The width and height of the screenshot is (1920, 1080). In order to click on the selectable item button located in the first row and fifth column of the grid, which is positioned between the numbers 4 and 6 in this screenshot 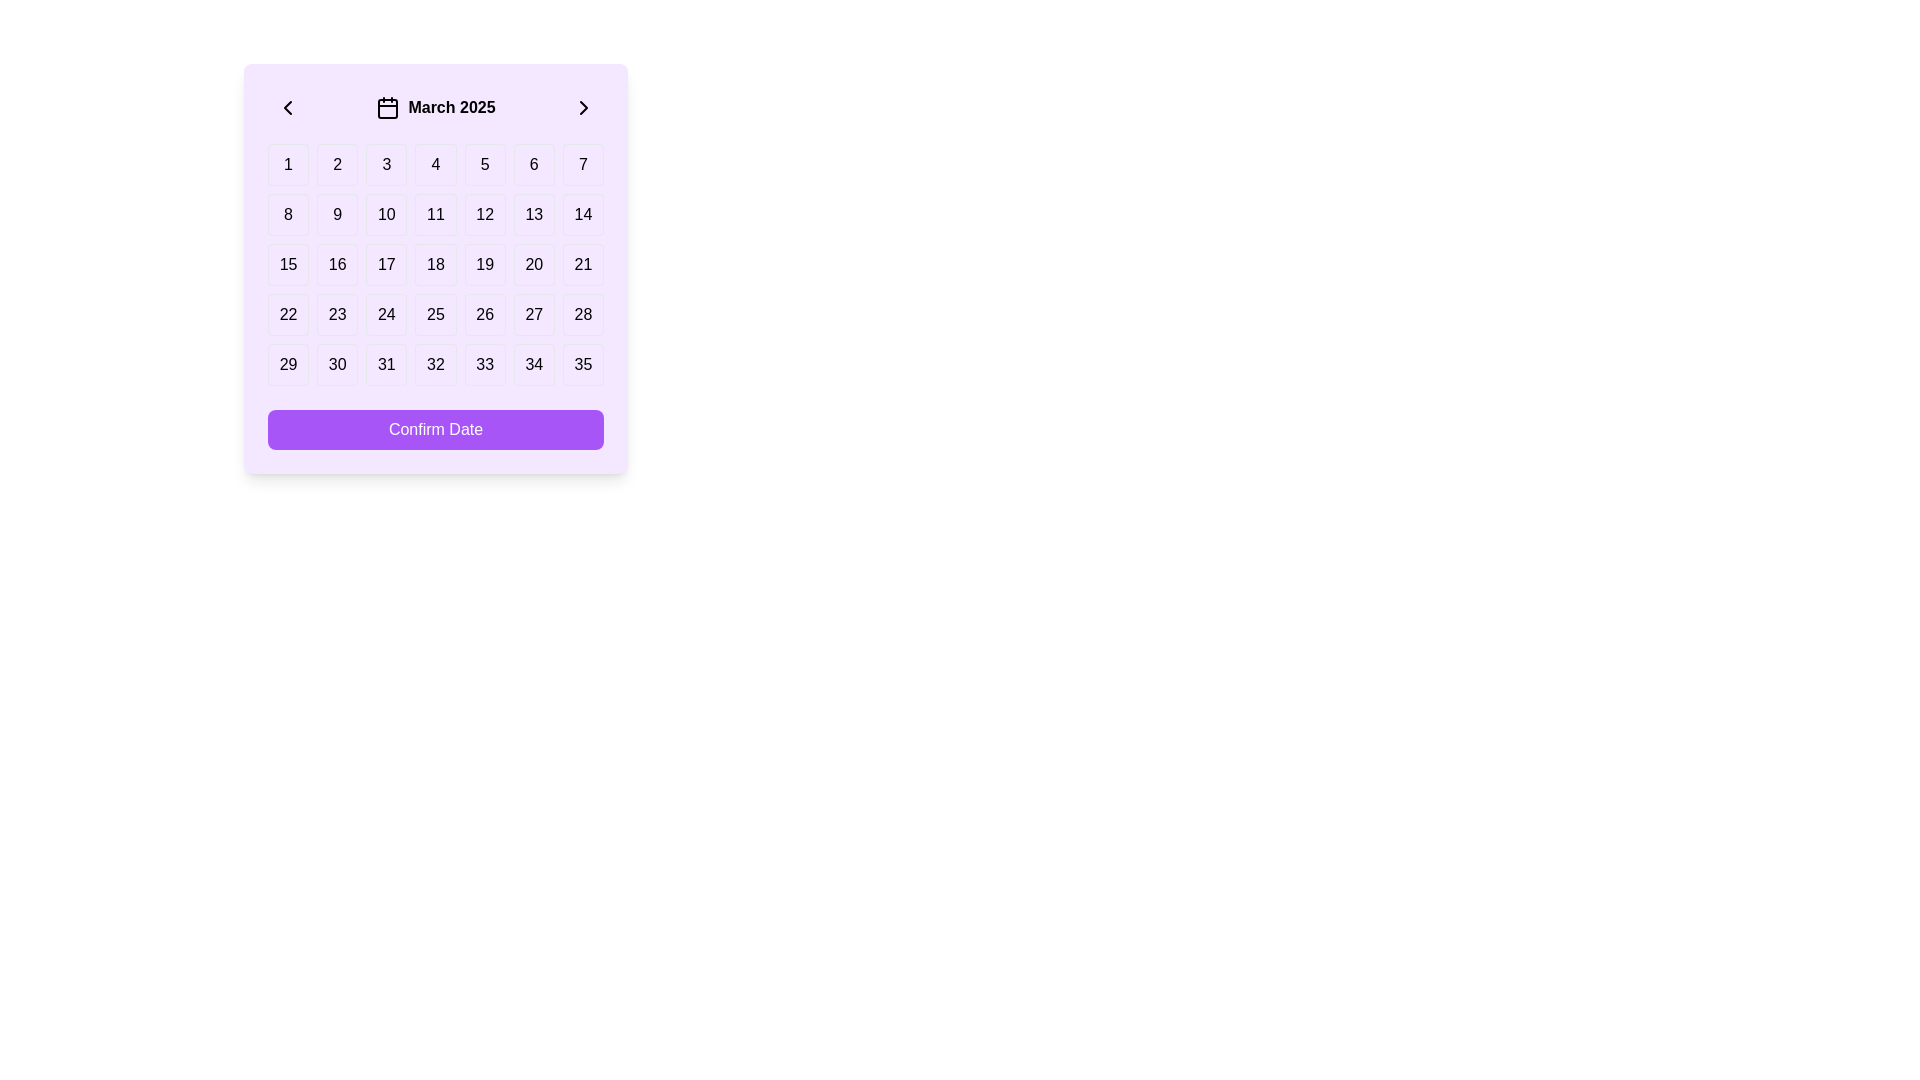, I will do `click(485, 164)`.